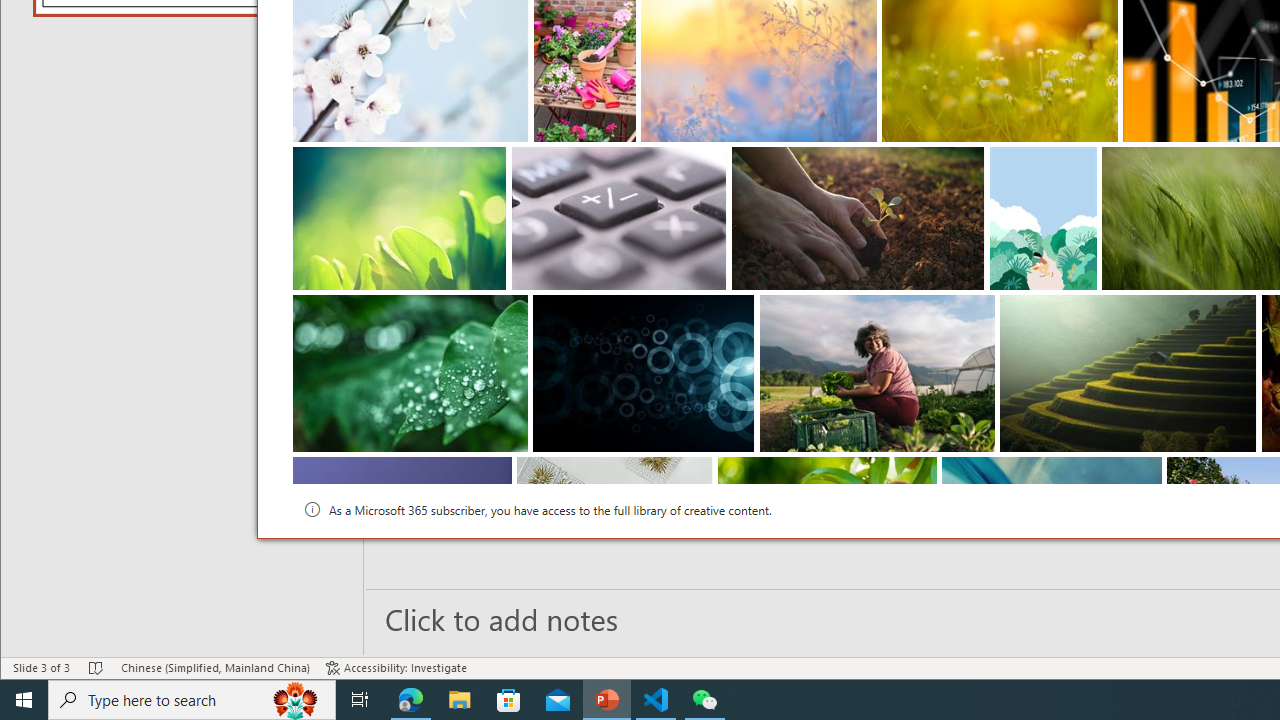 This screenshot has width=1280, height=720. Describe the element at coordinates (656, 698) in the screenshot. I see `'Visual Studio Code - 1 running window'` at that location.